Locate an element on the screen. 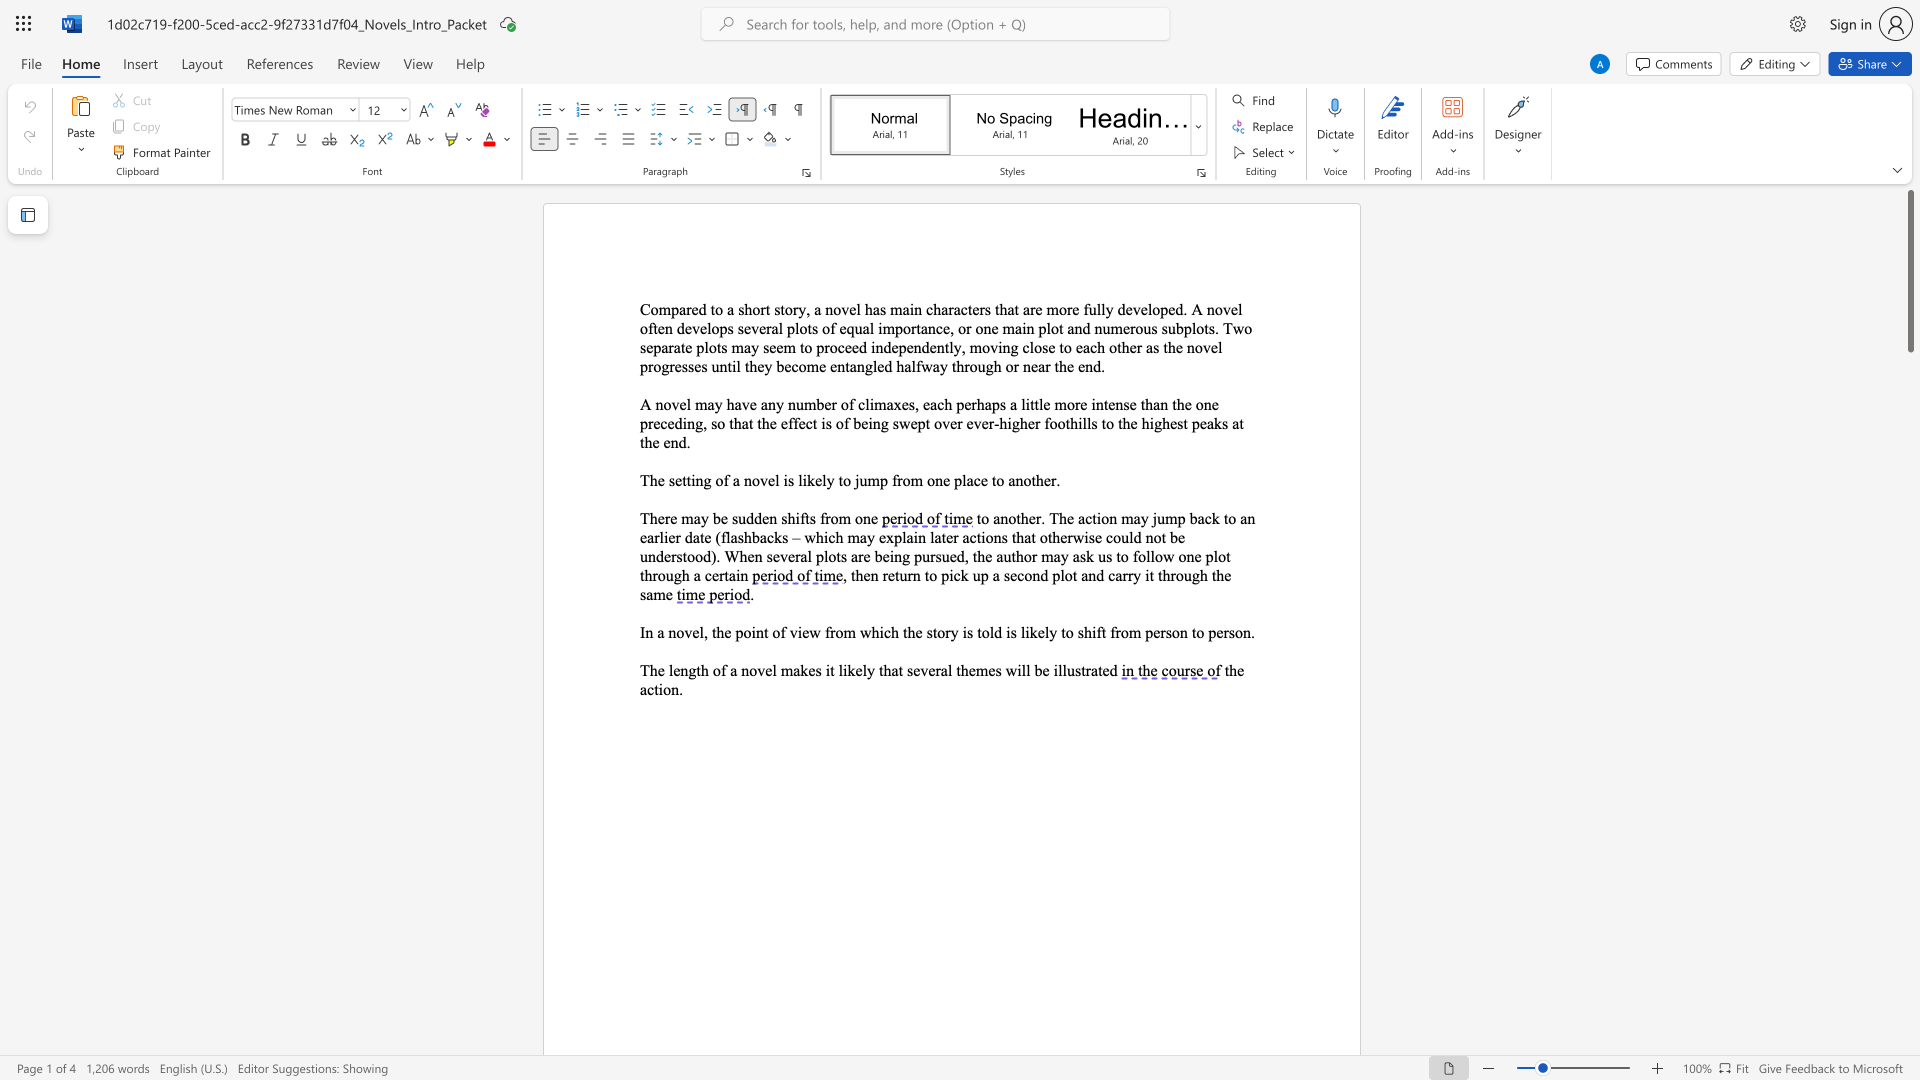 The height and width of the screenshot is (1080, 1920). the 2th character "e" in the text is located at coordinates (727, 632).